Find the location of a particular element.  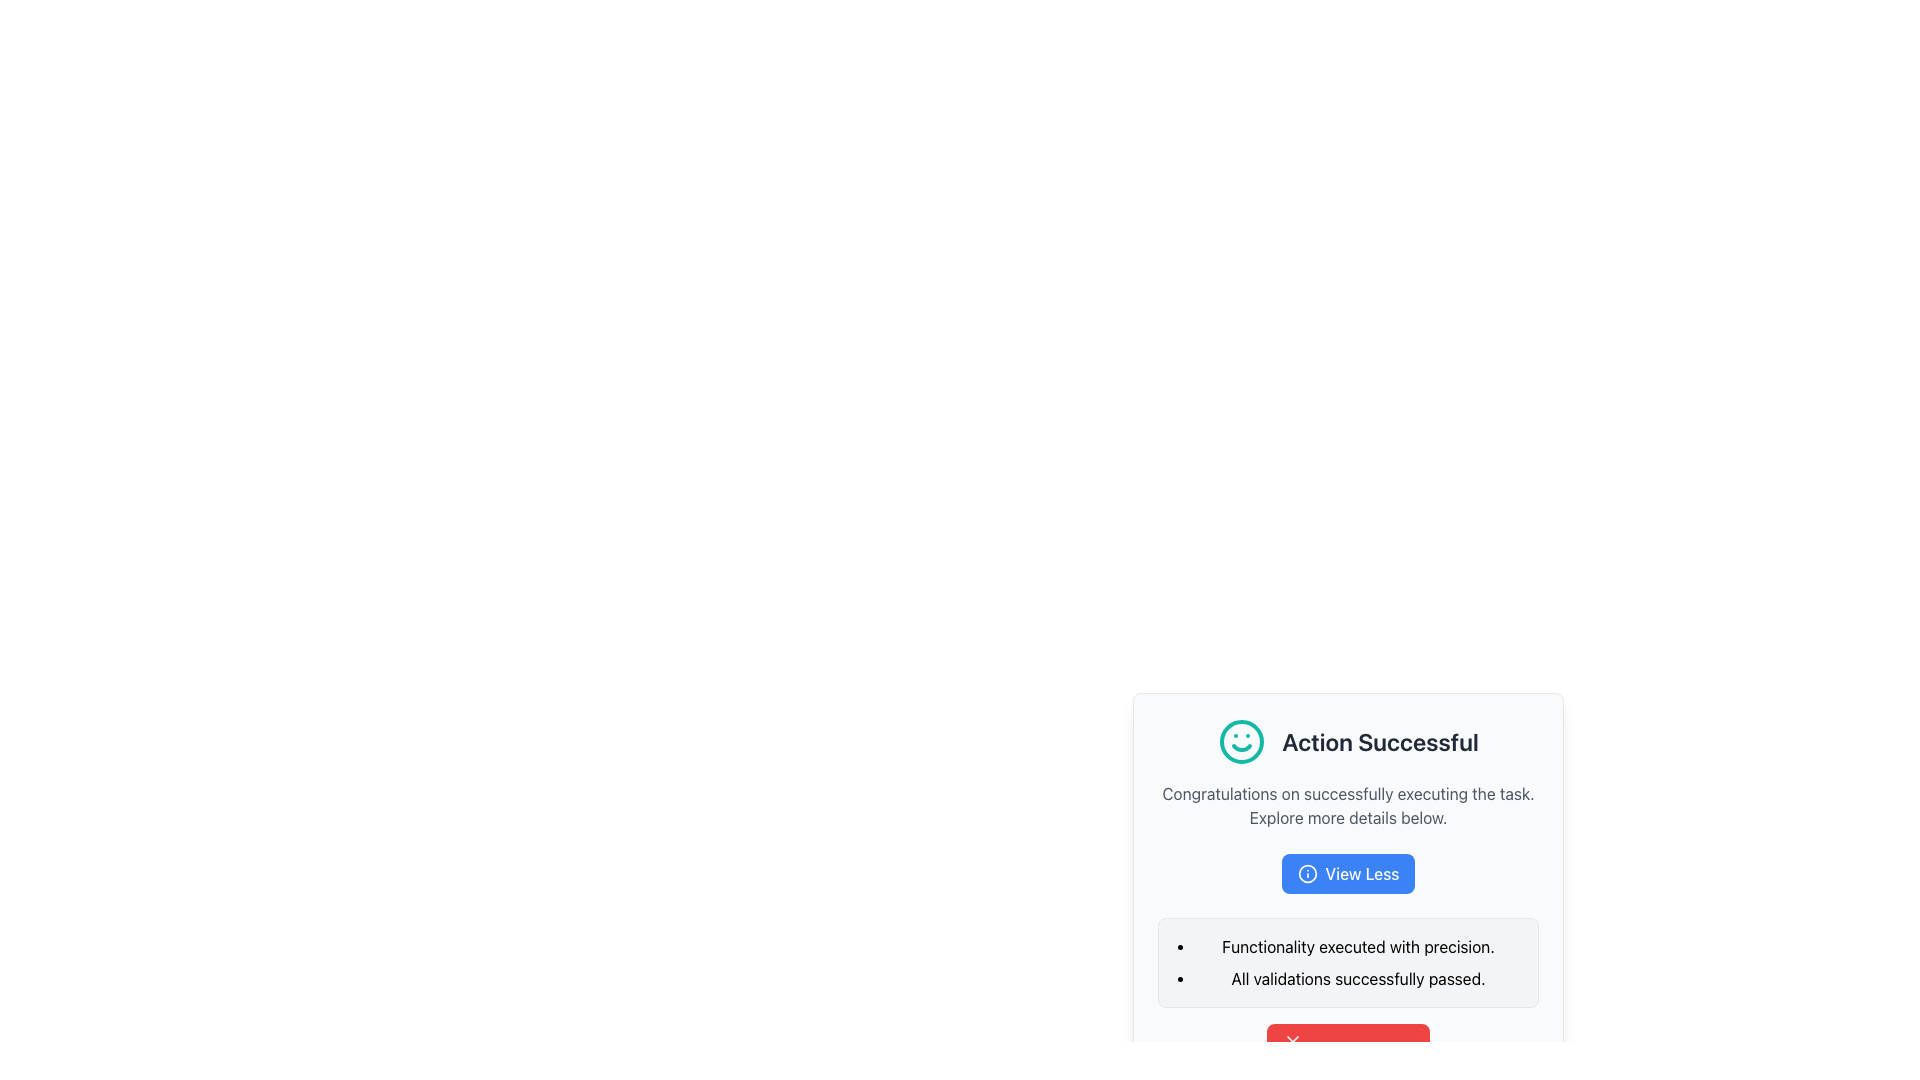

the second item in the bullet list under the header 'Action Successful', which displays a confirmation message indicating successful completion of a validation process is located at coordinates (1358, 978).